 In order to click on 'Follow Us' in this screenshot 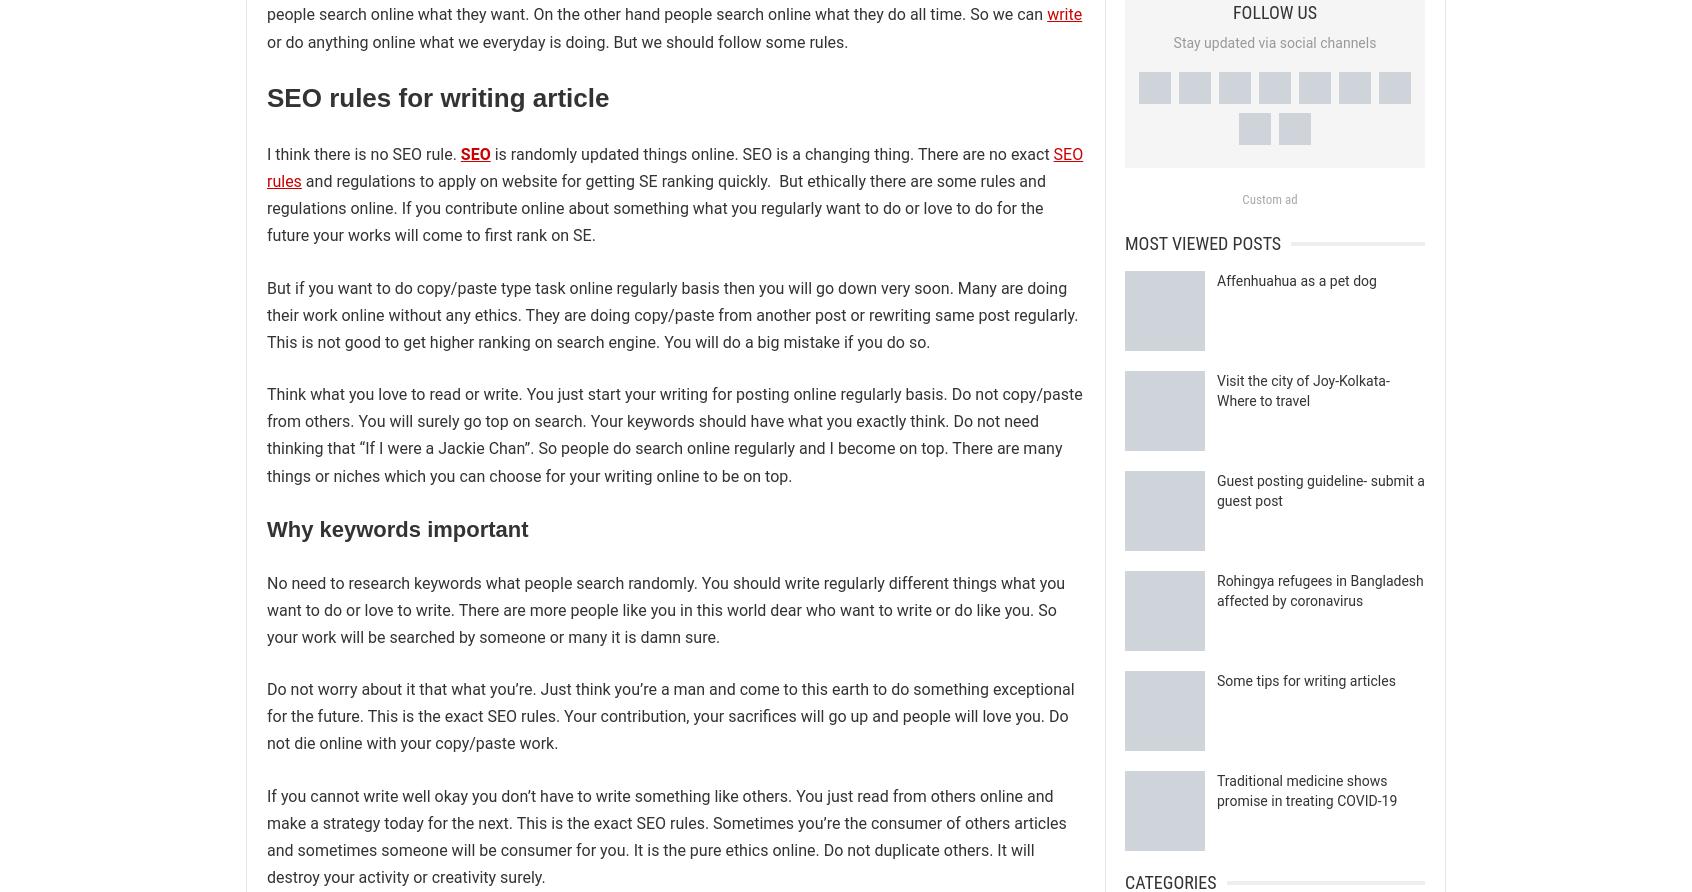, I will do `click(1273, 12)`.